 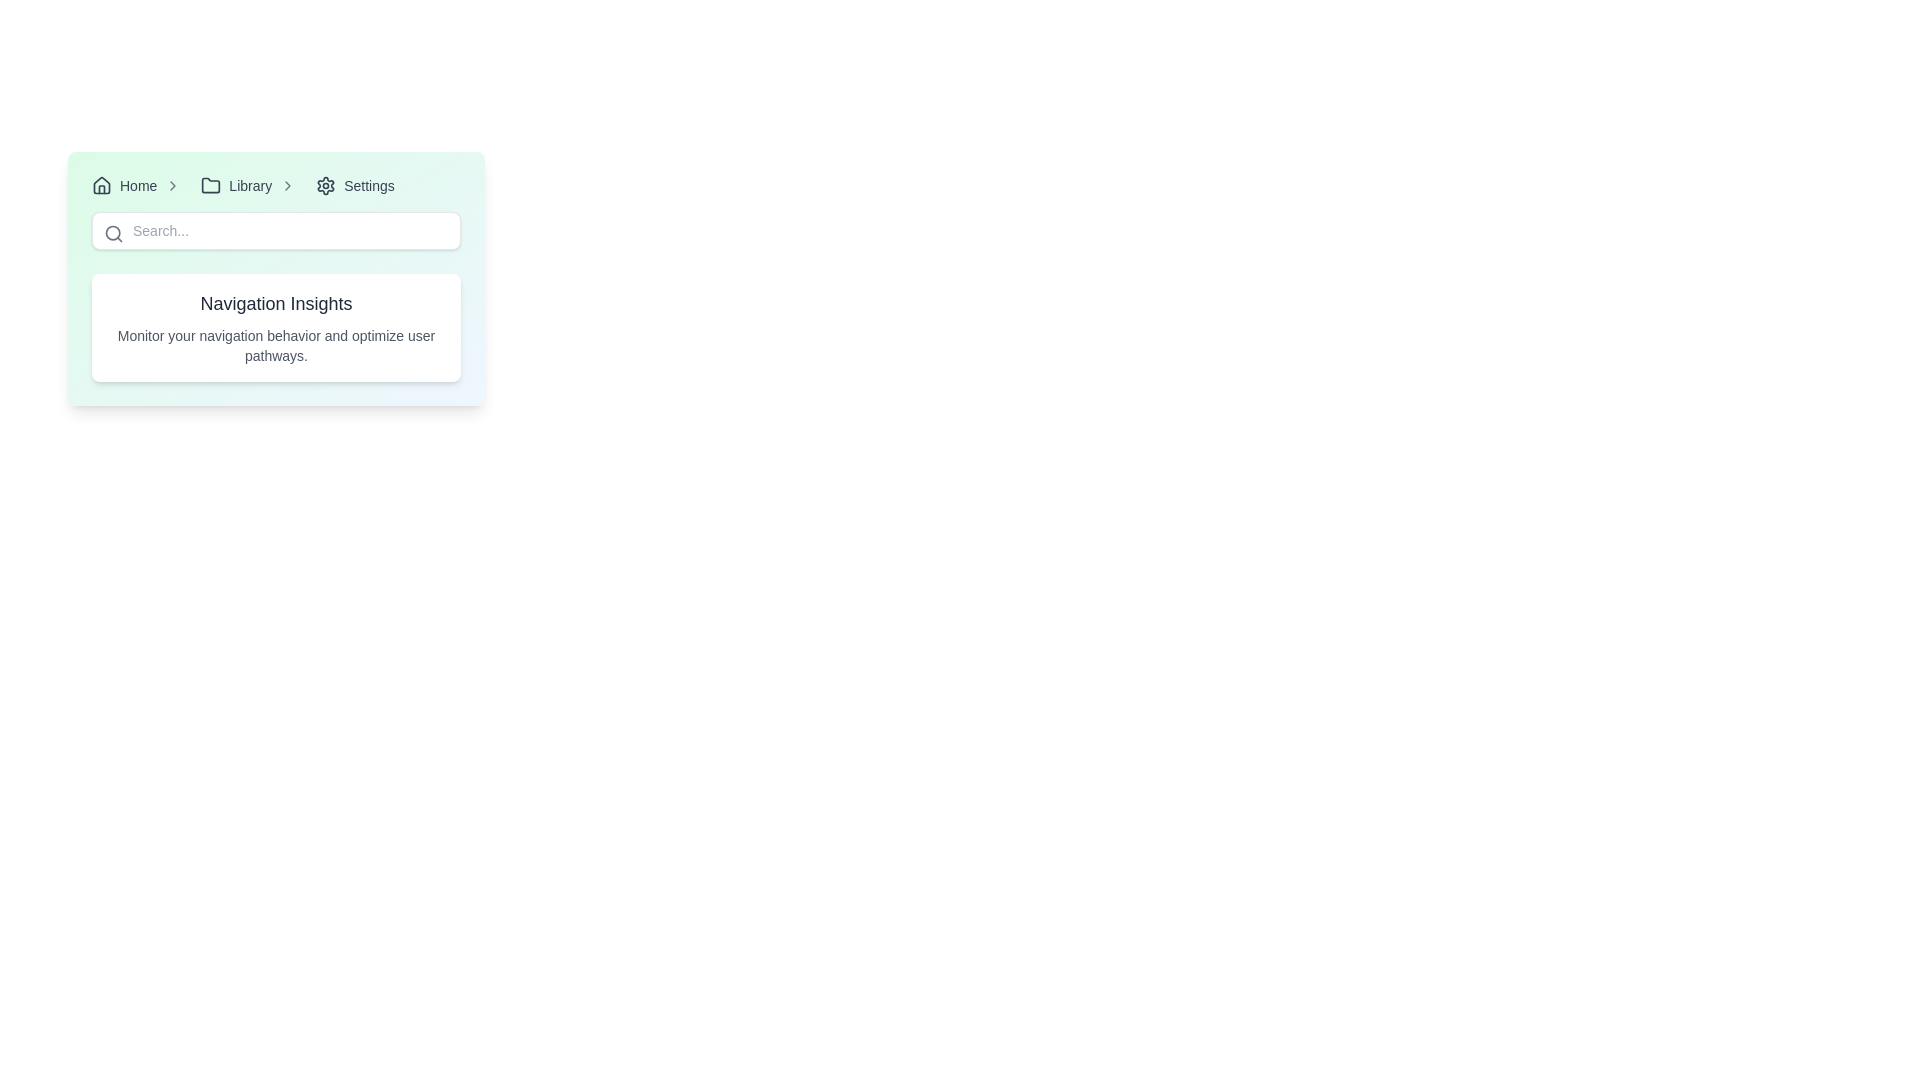 What do you see at coordinates (236, 185) in the screenshot?
I see `the 'Library' navigation link, which is the second clickable element in the breadcrumb navigation located in the horizontal navbar at the top of the interface` at bounding box center [236, 185].